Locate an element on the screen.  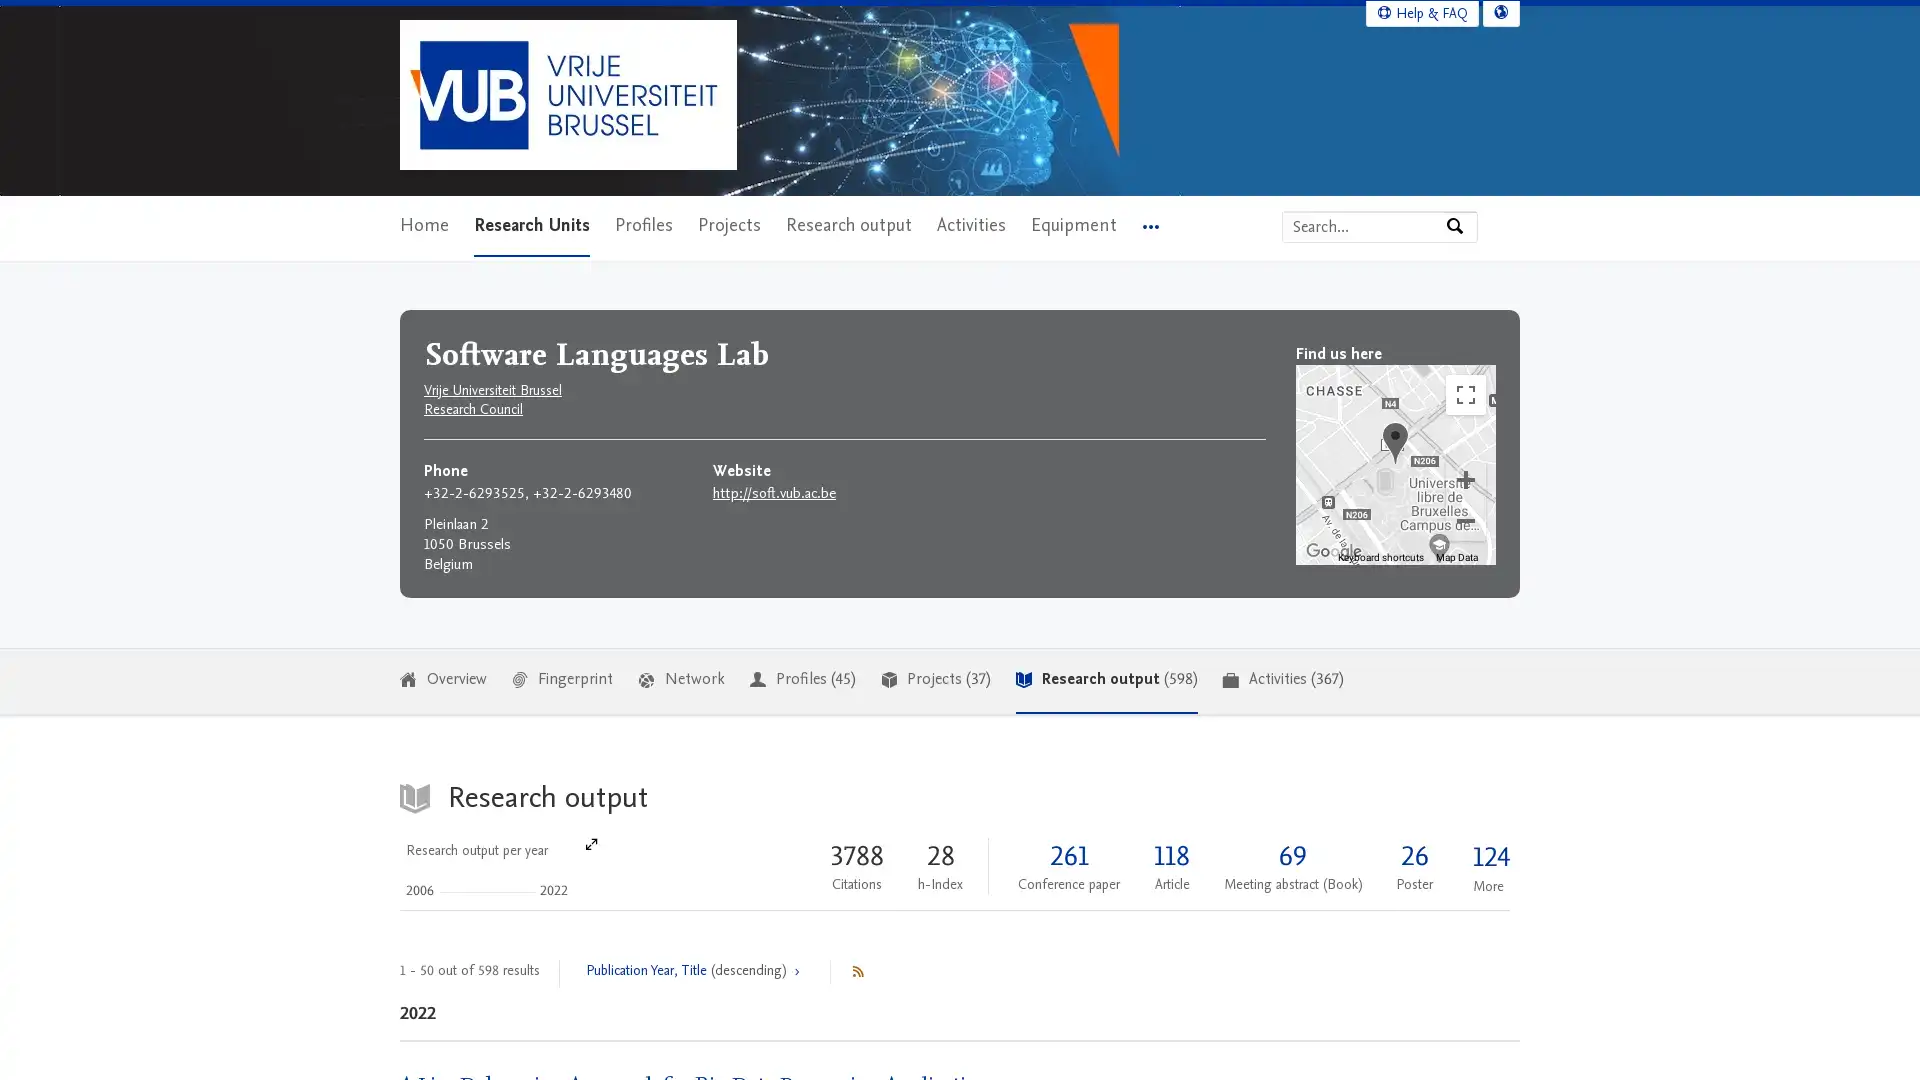
Select language is located at coordinates (1501, 12).